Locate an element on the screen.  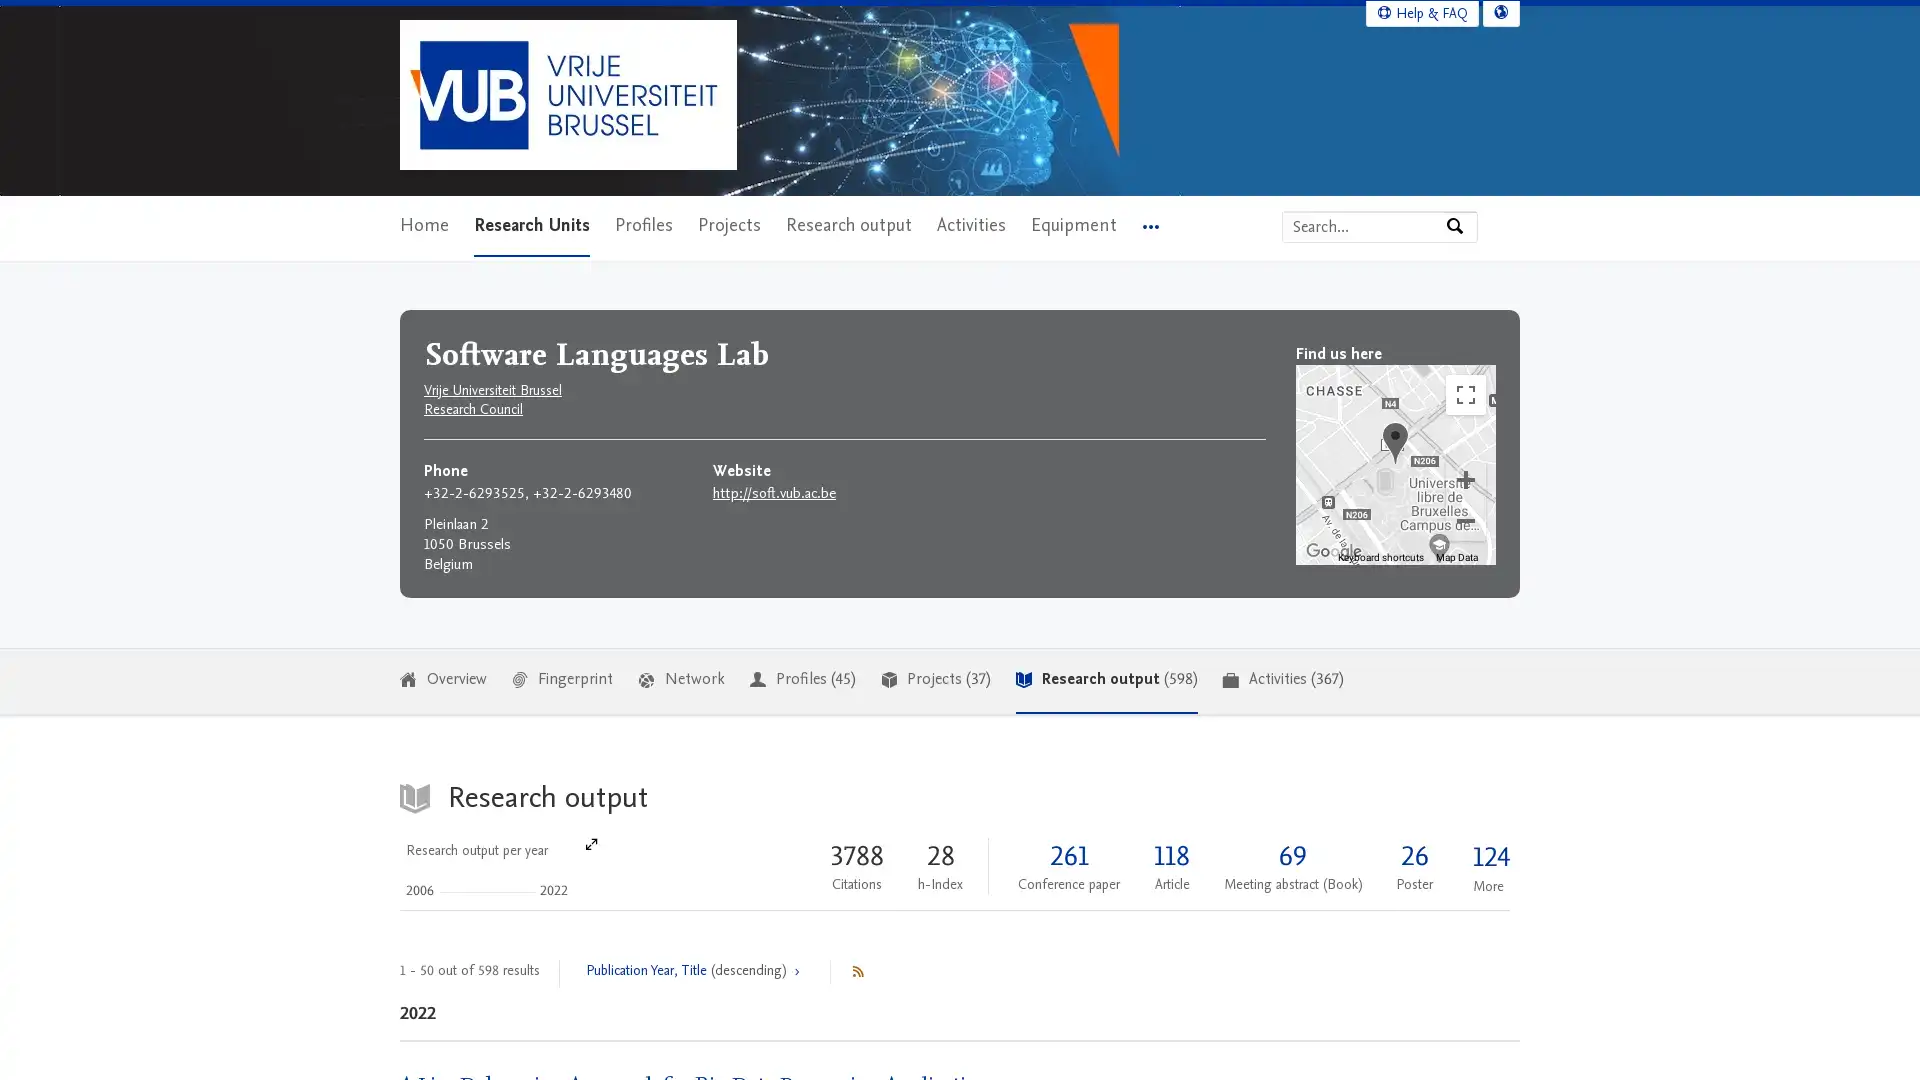
Select language is located at coordinates (1501, 12).